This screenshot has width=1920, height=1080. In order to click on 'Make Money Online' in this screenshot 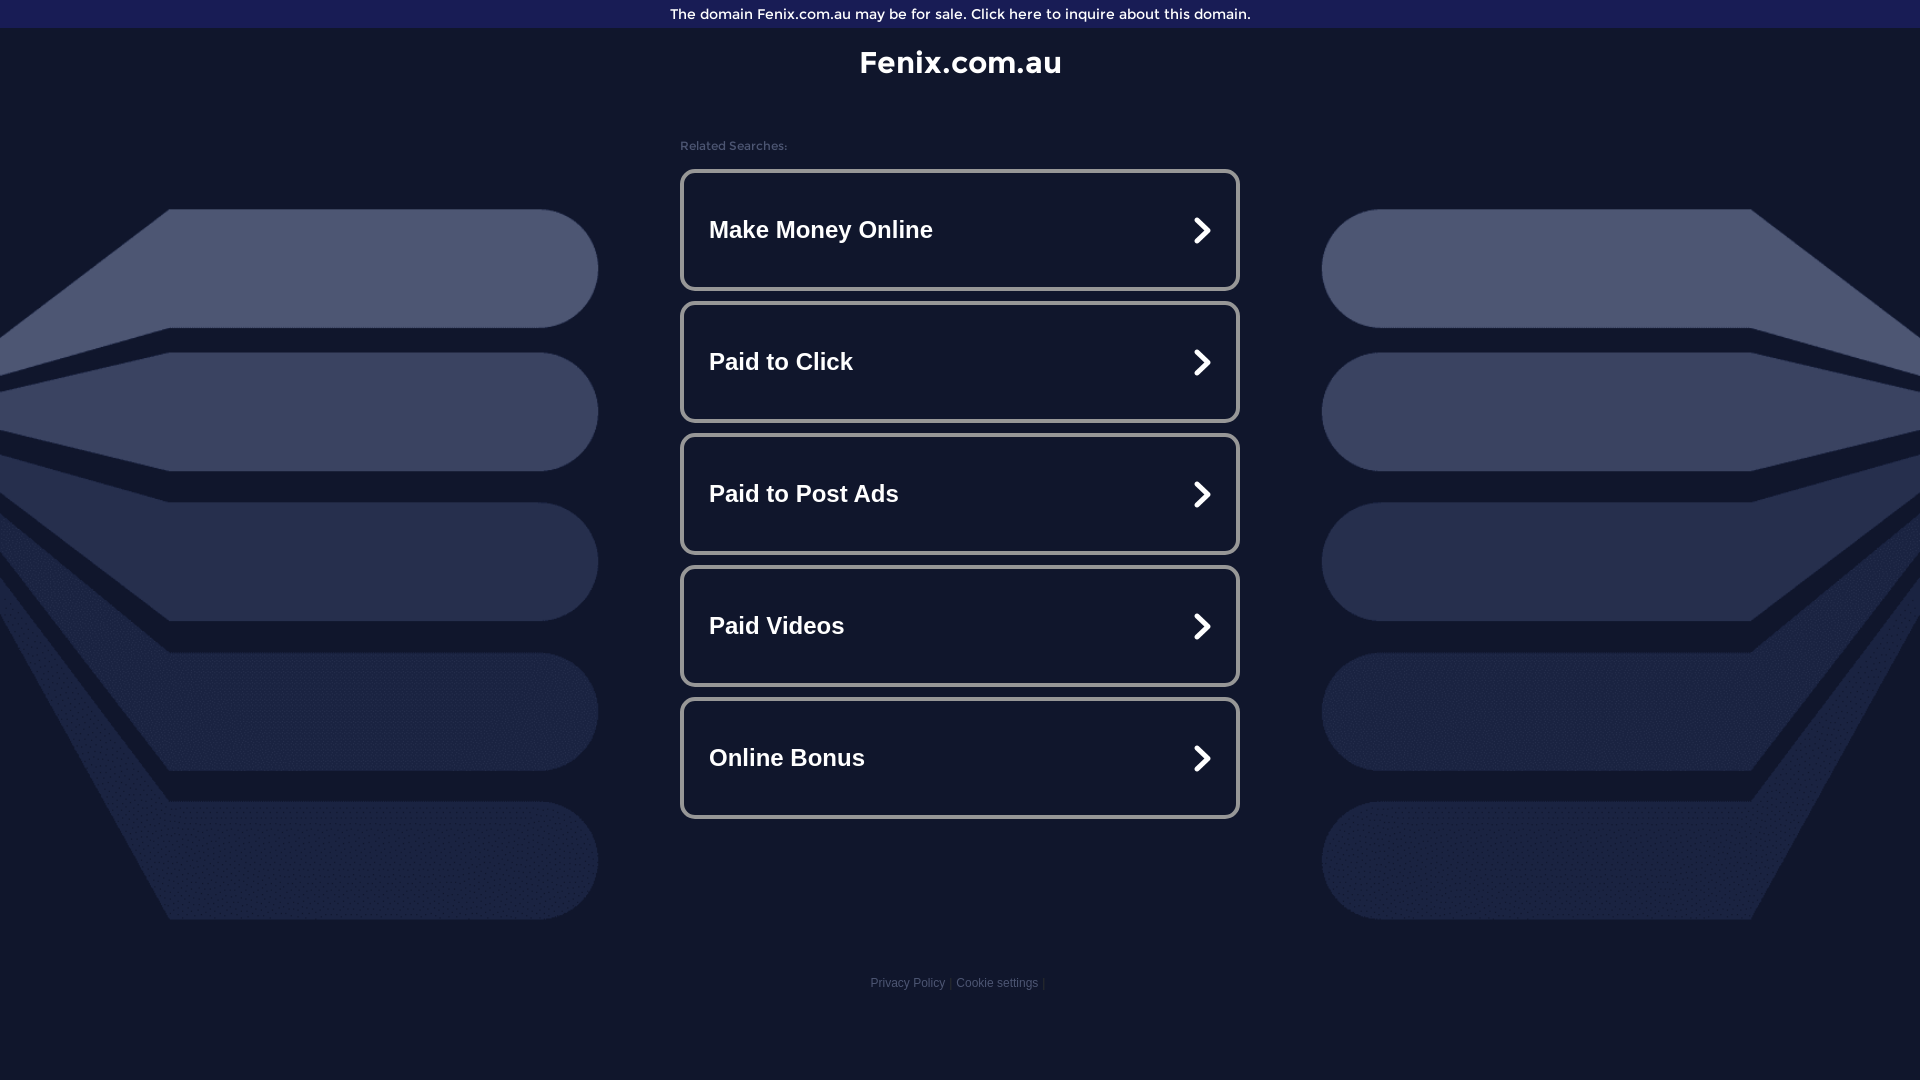, I will do `click(960, 229)`.